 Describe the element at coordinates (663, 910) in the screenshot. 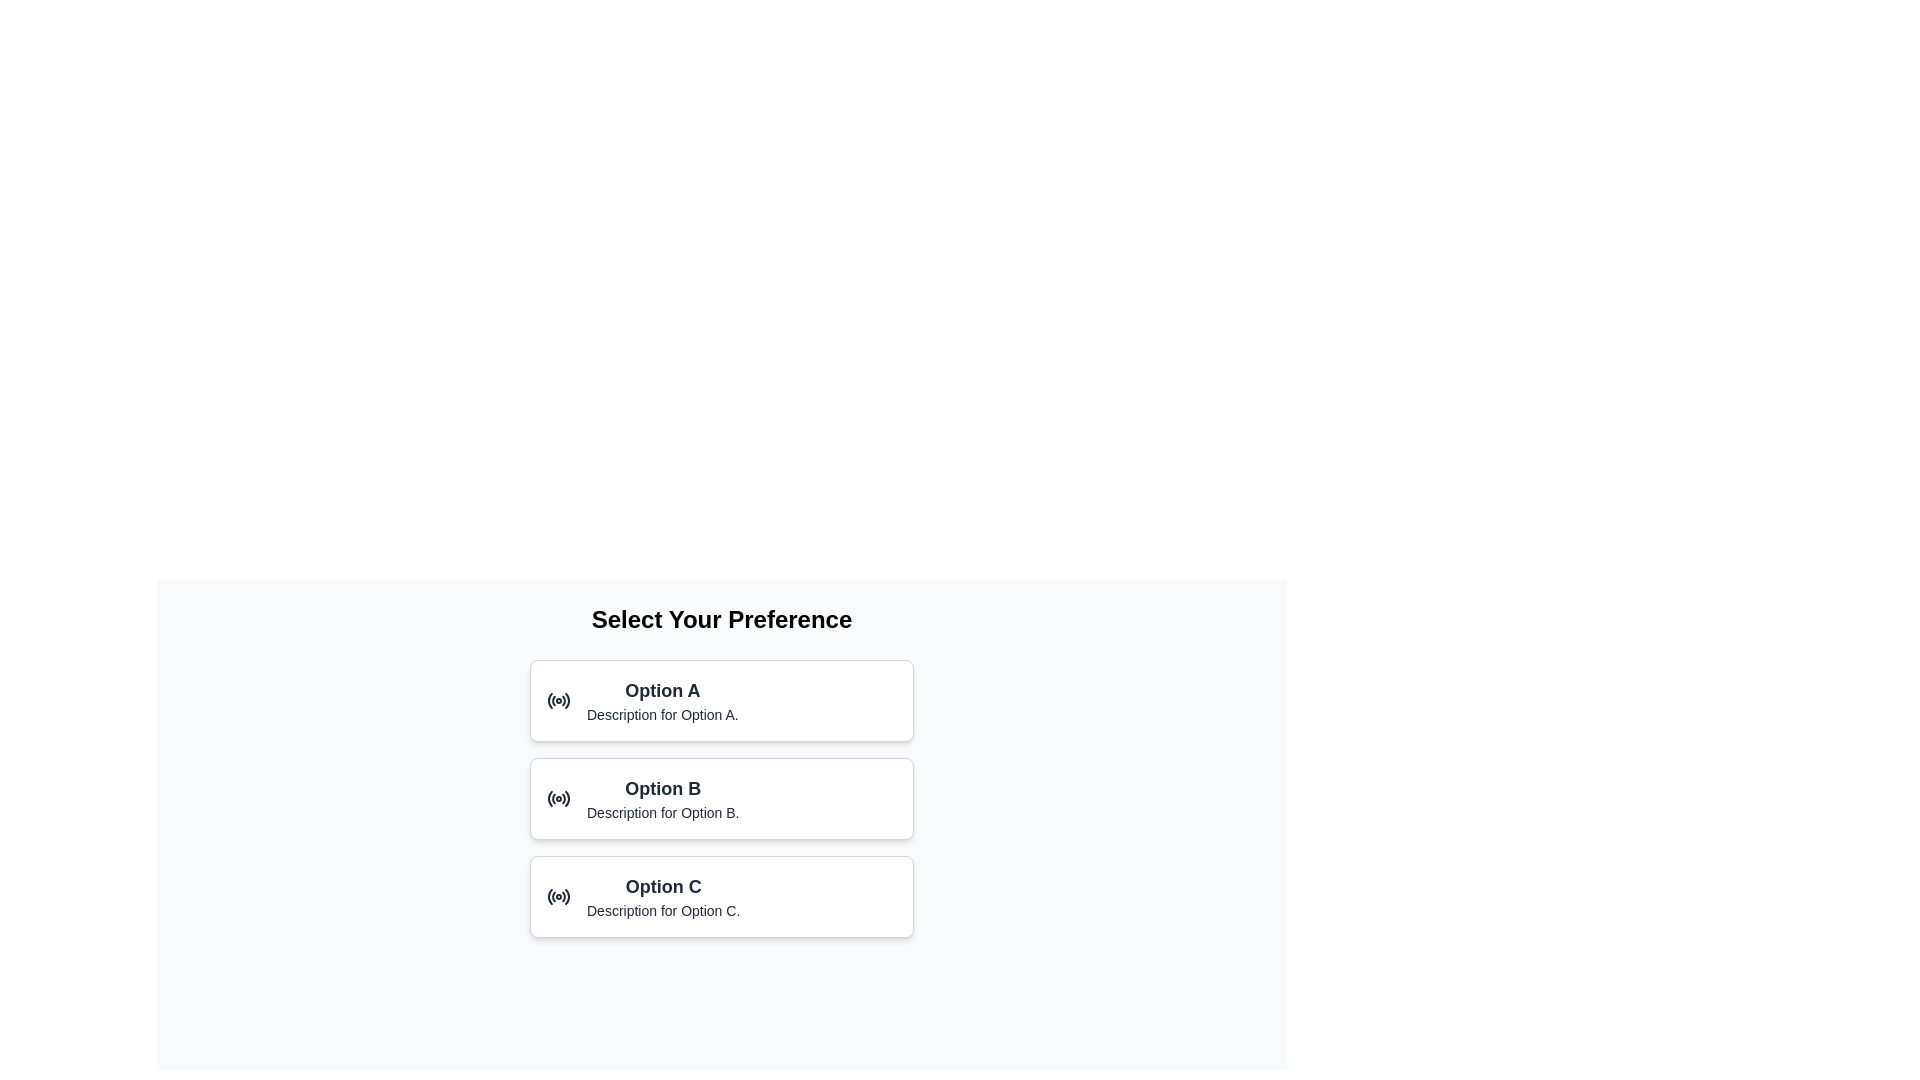

I see `the static text element that provides descriptive information for 'Option C', located beneath the 'Option C' heading in the third option block` at that location.